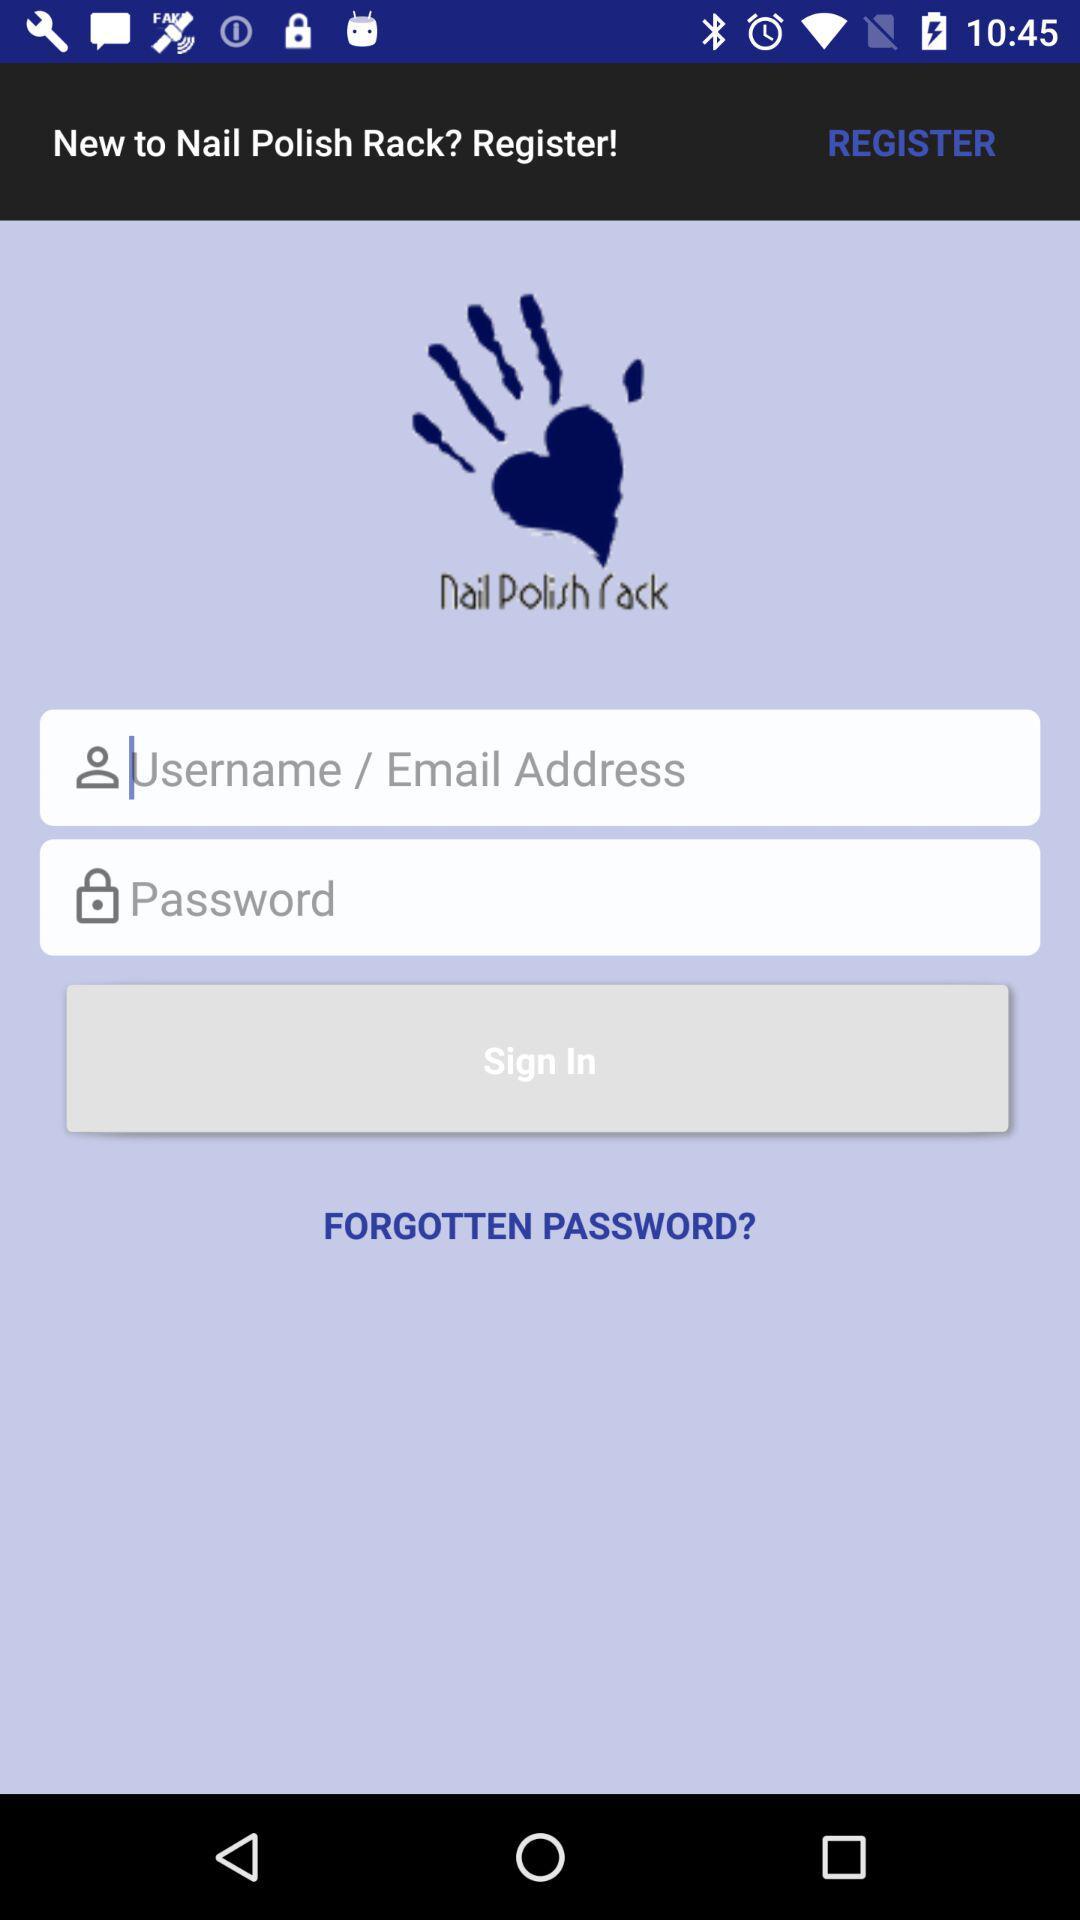 The image size is (1080, 1920). What do you see at coordinates (540, 766) in the screenshot?
I see `username` at bounding box center [540, 766].